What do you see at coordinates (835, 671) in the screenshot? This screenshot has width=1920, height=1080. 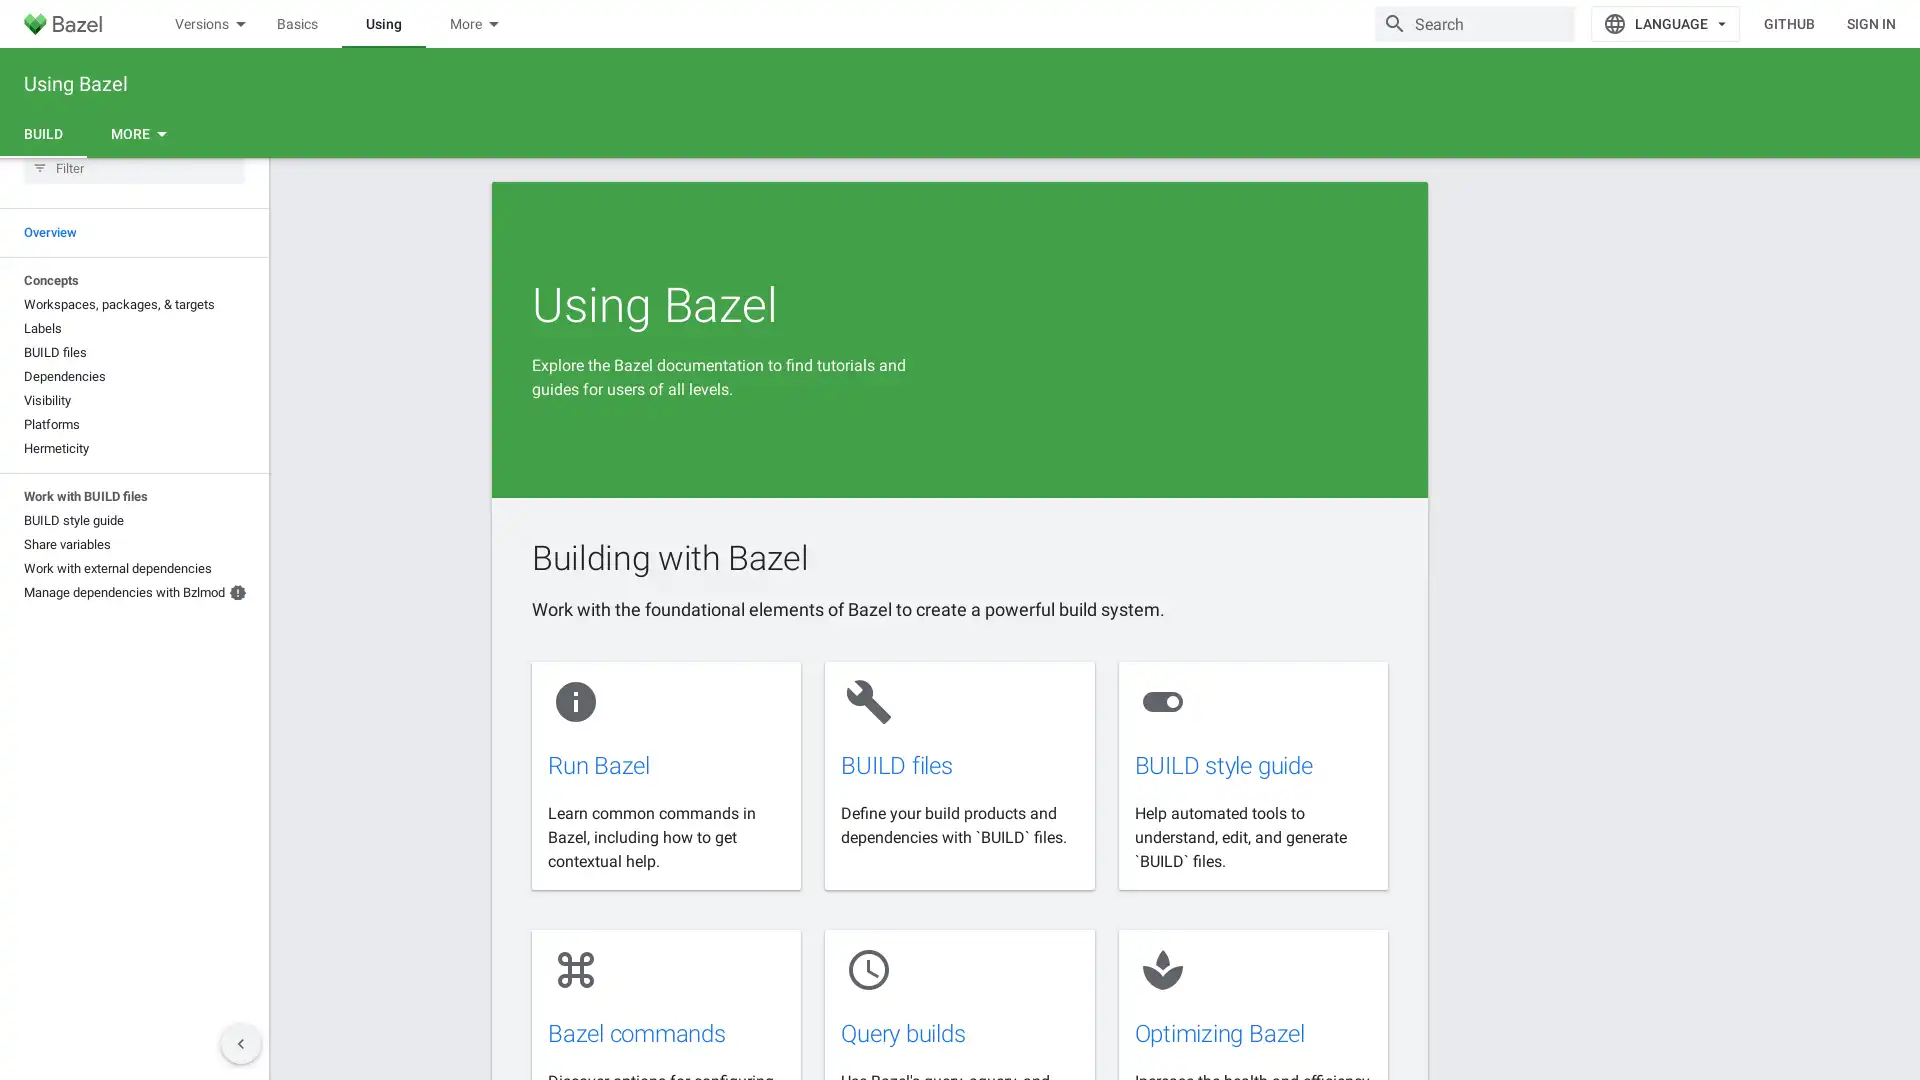 I see `Copy link to this section: Building with Bazel` at bounding box center [835, 671].